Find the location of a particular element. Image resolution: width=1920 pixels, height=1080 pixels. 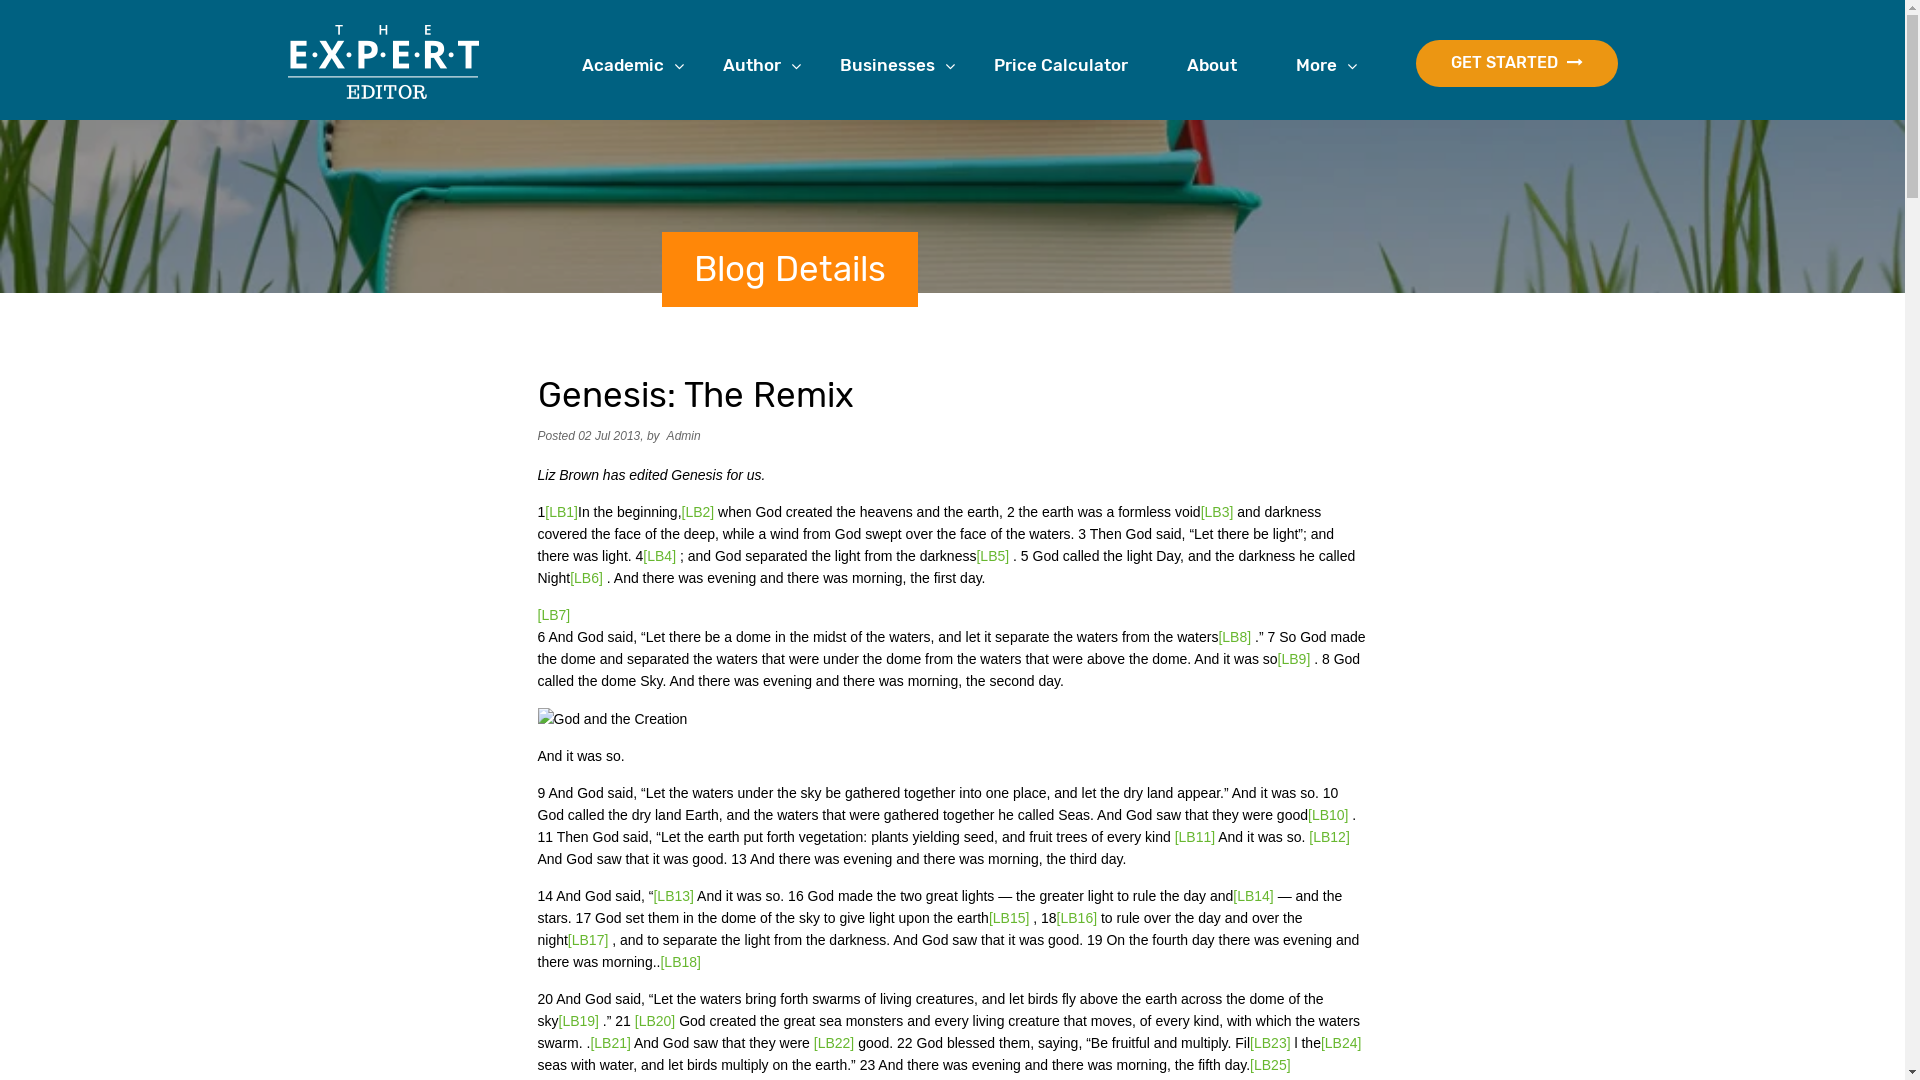

'The Expert Editor' is located at coordinates (287, 60).